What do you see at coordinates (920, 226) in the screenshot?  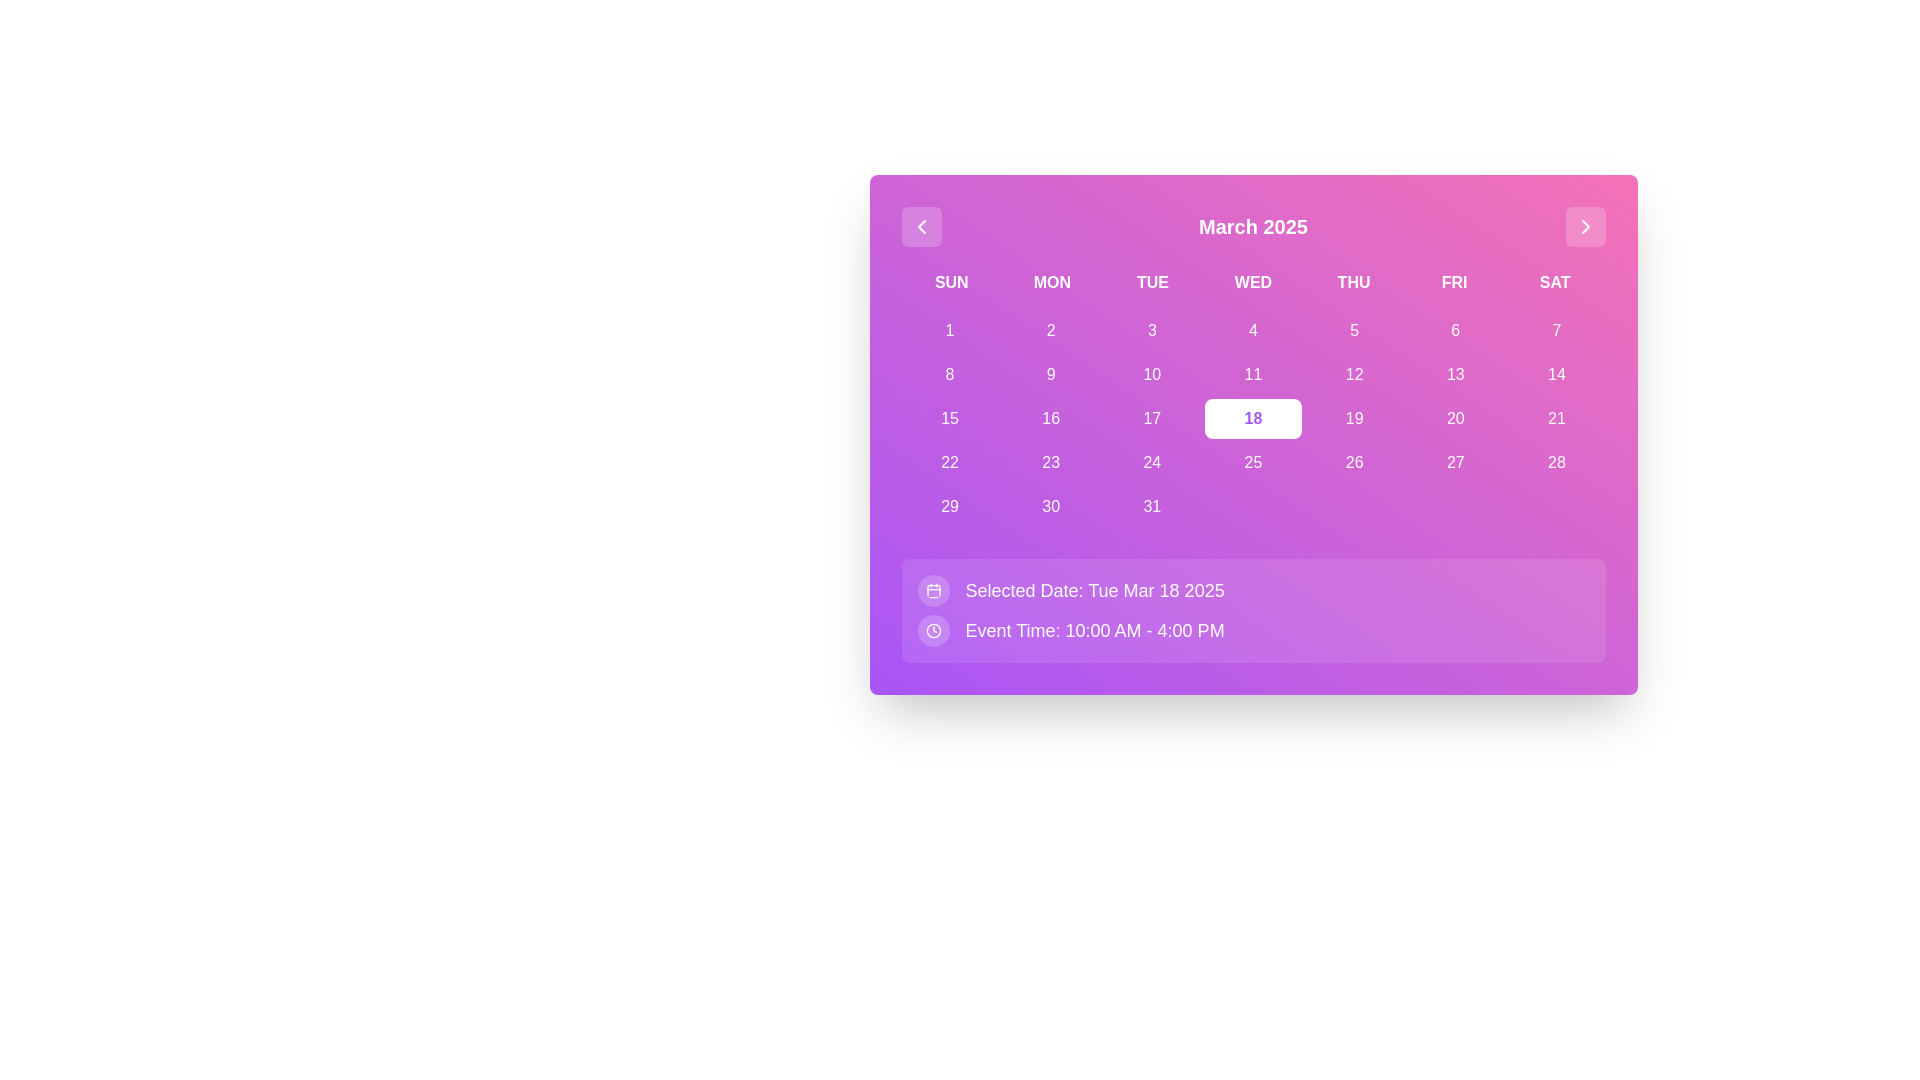 I see `the left chevron button located in the header of the calendar interface` at bounding box center [920, 226].